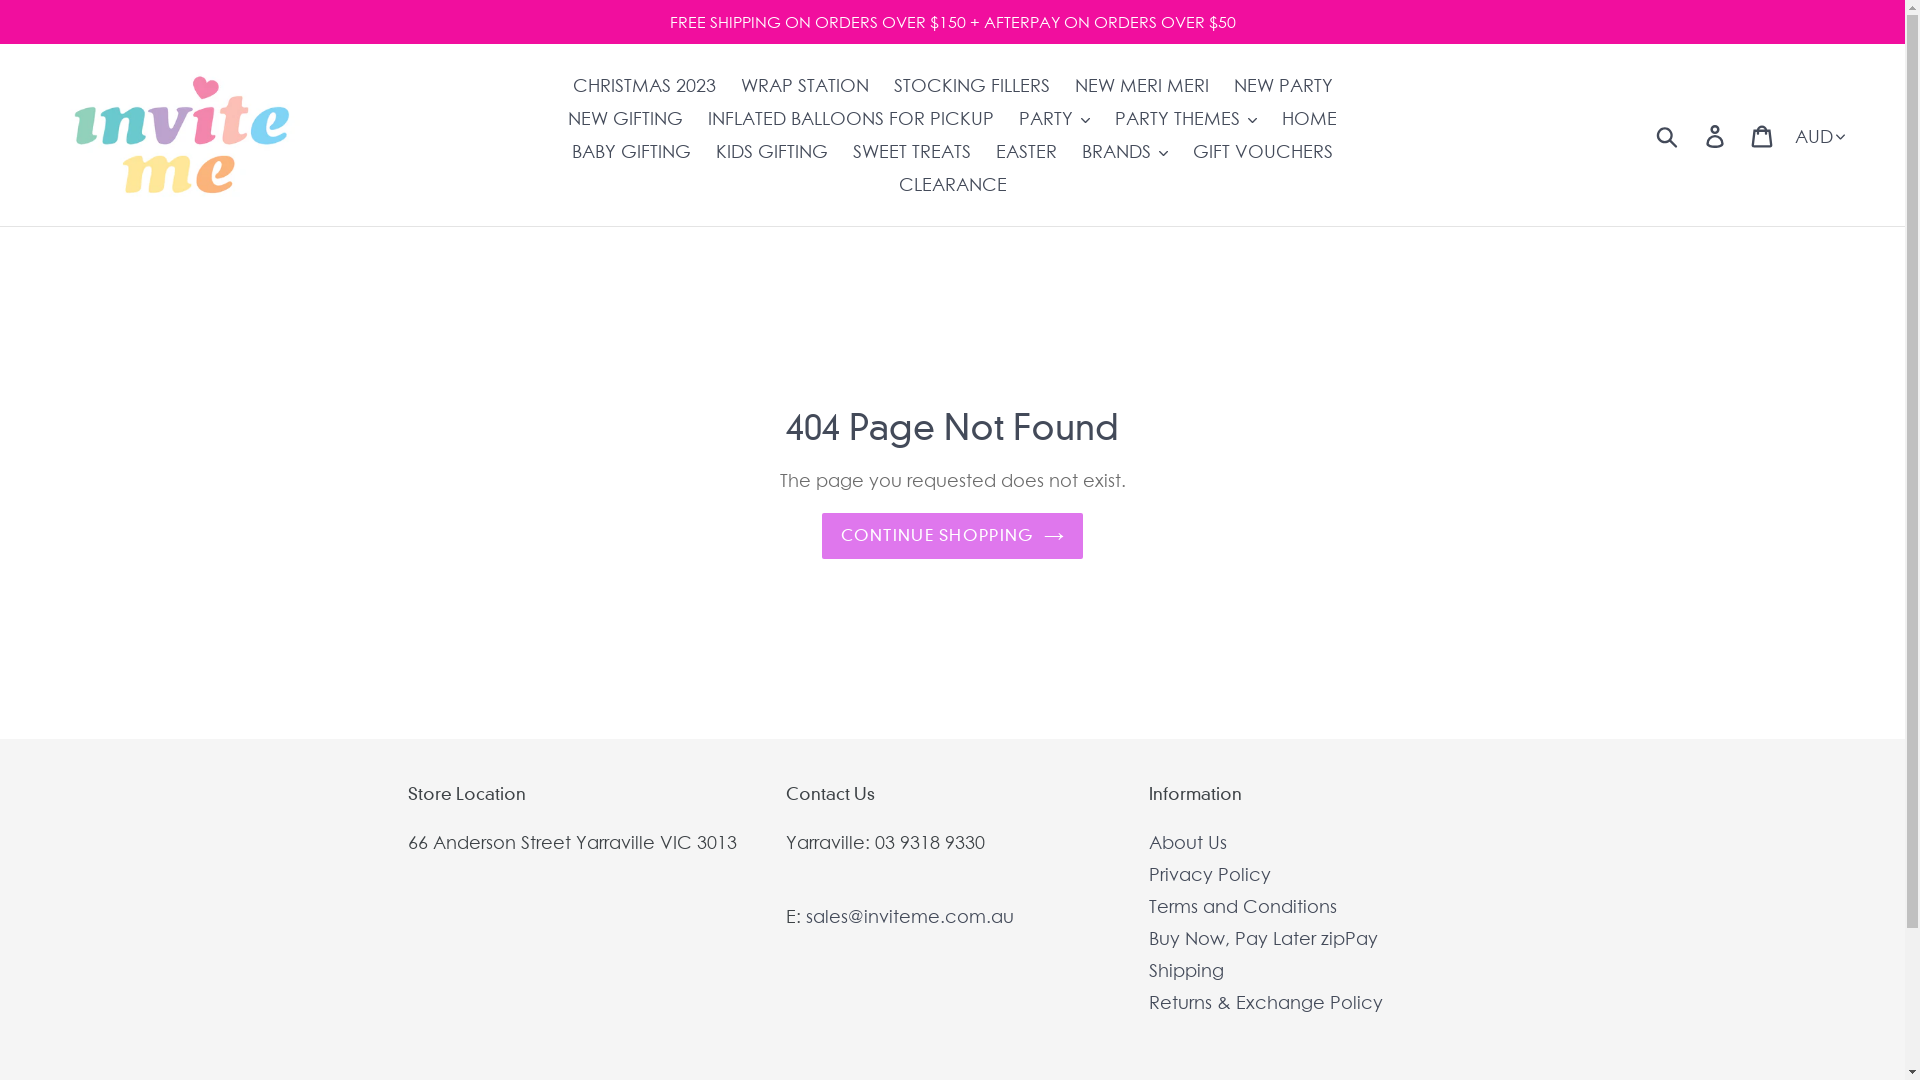  What do you see at coordinates (1261, 150) in the screenshot?
I see `'GIFT VOUCHERS'` at bounding box center [1261, 150].